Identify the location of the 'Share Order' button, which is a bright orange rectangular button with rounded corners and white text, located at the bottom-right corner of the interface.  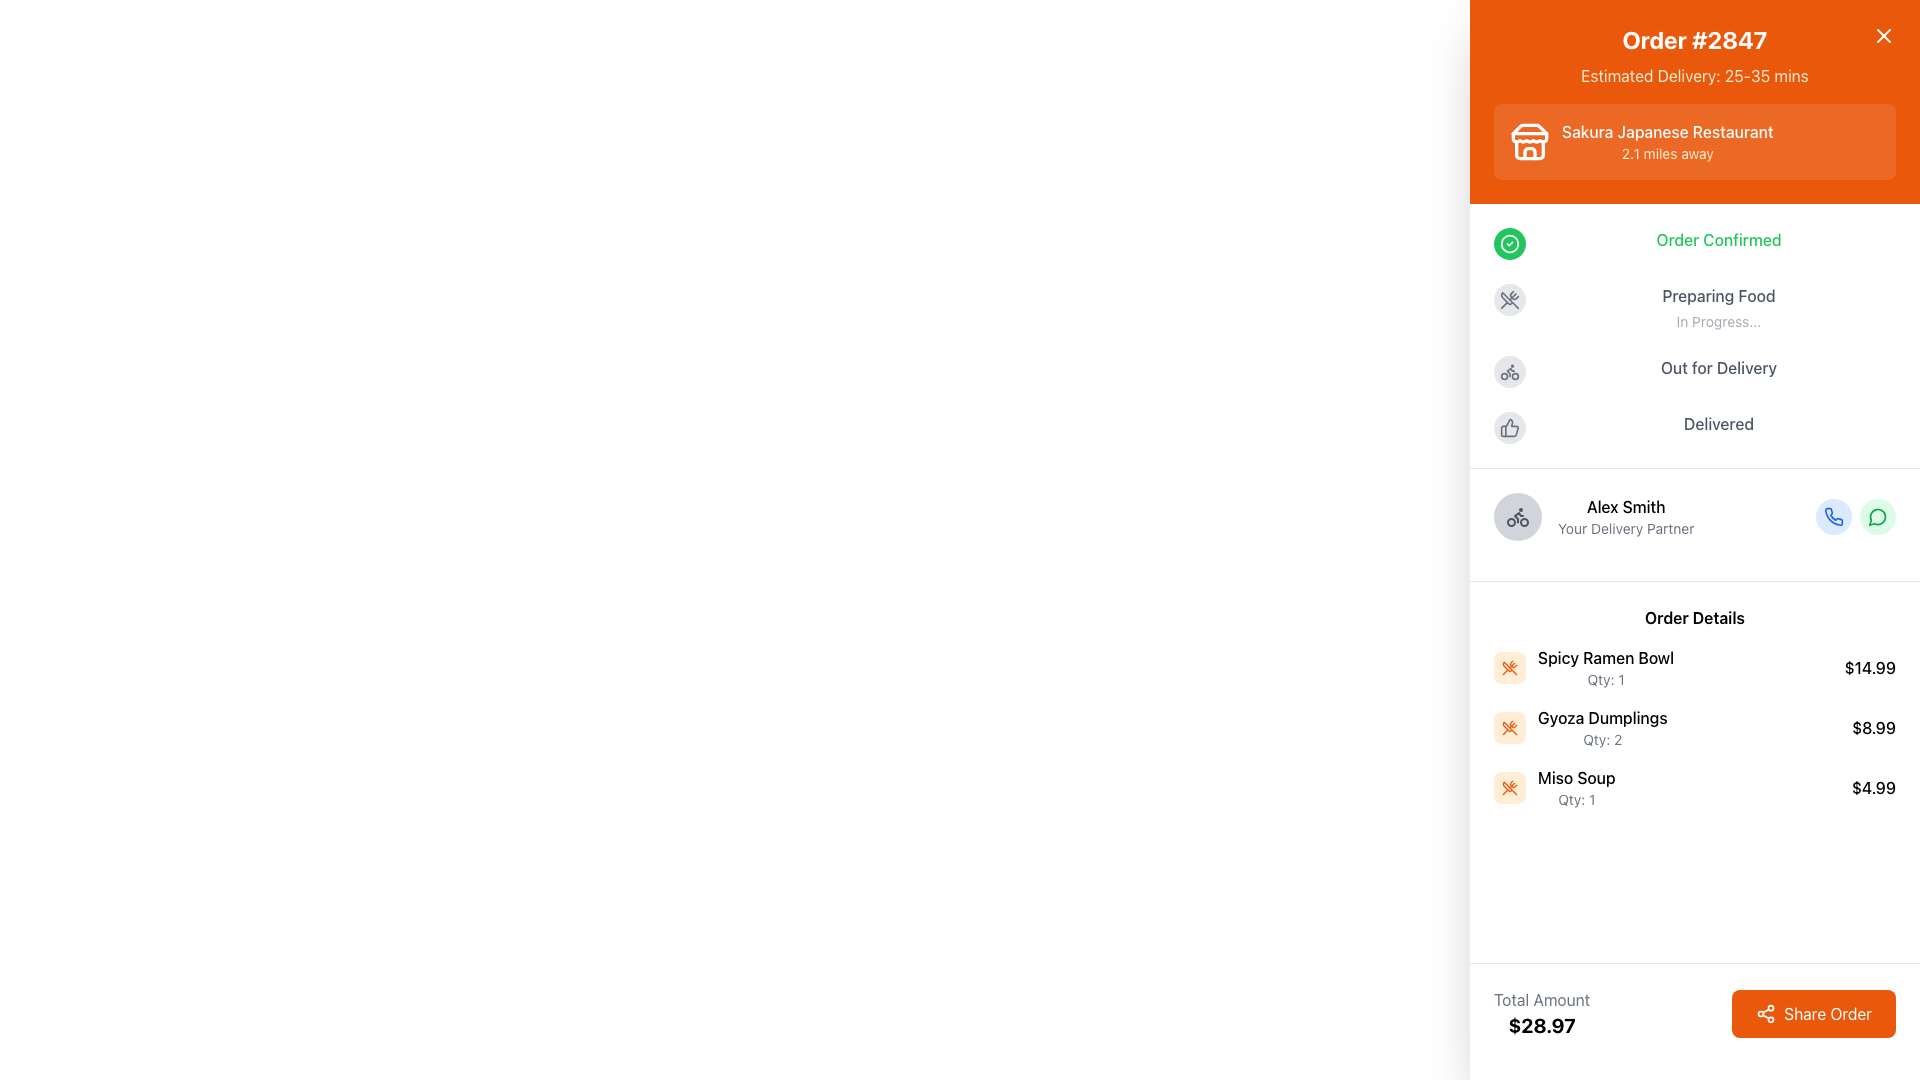
(1814, 1014).